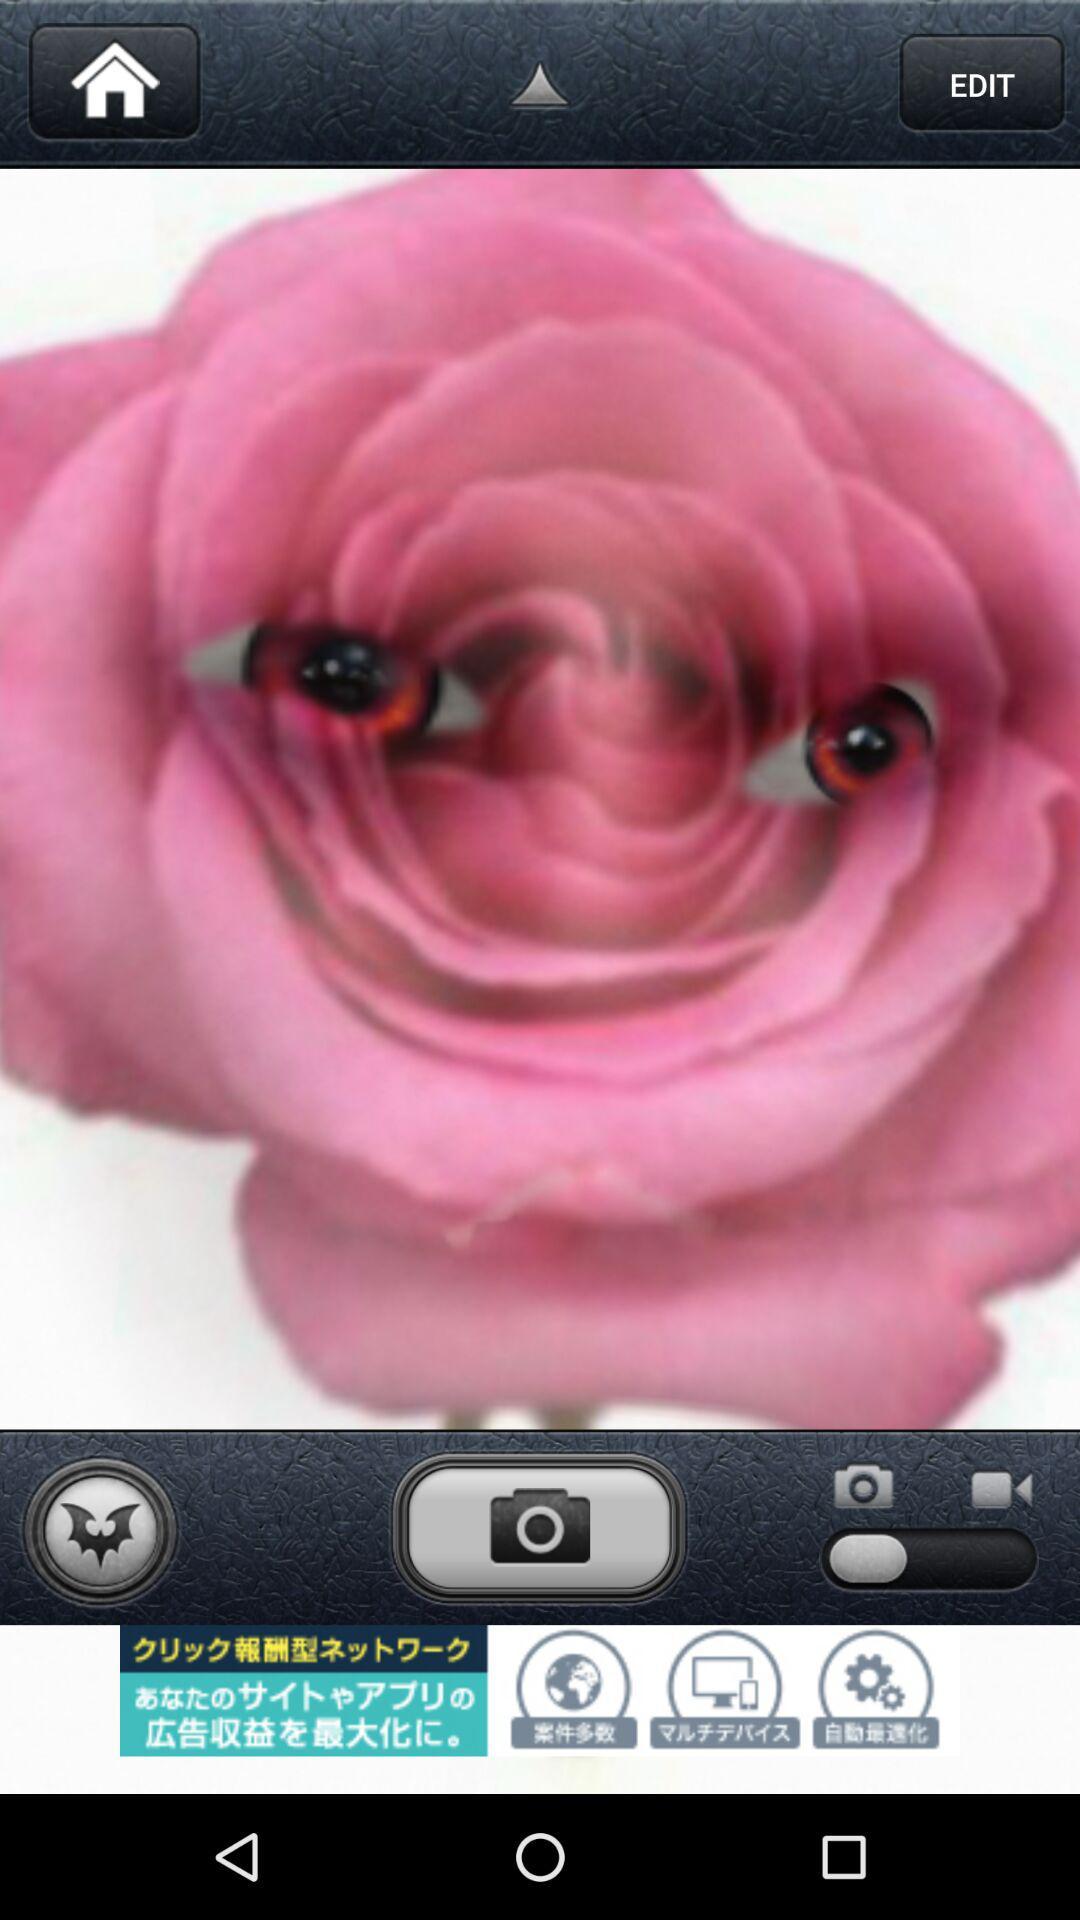 The width and height of the screenshot is (1080, 1920). Describe the element at coordinates (540, 1689) in the screenshot. I see `advertisement` at that location.